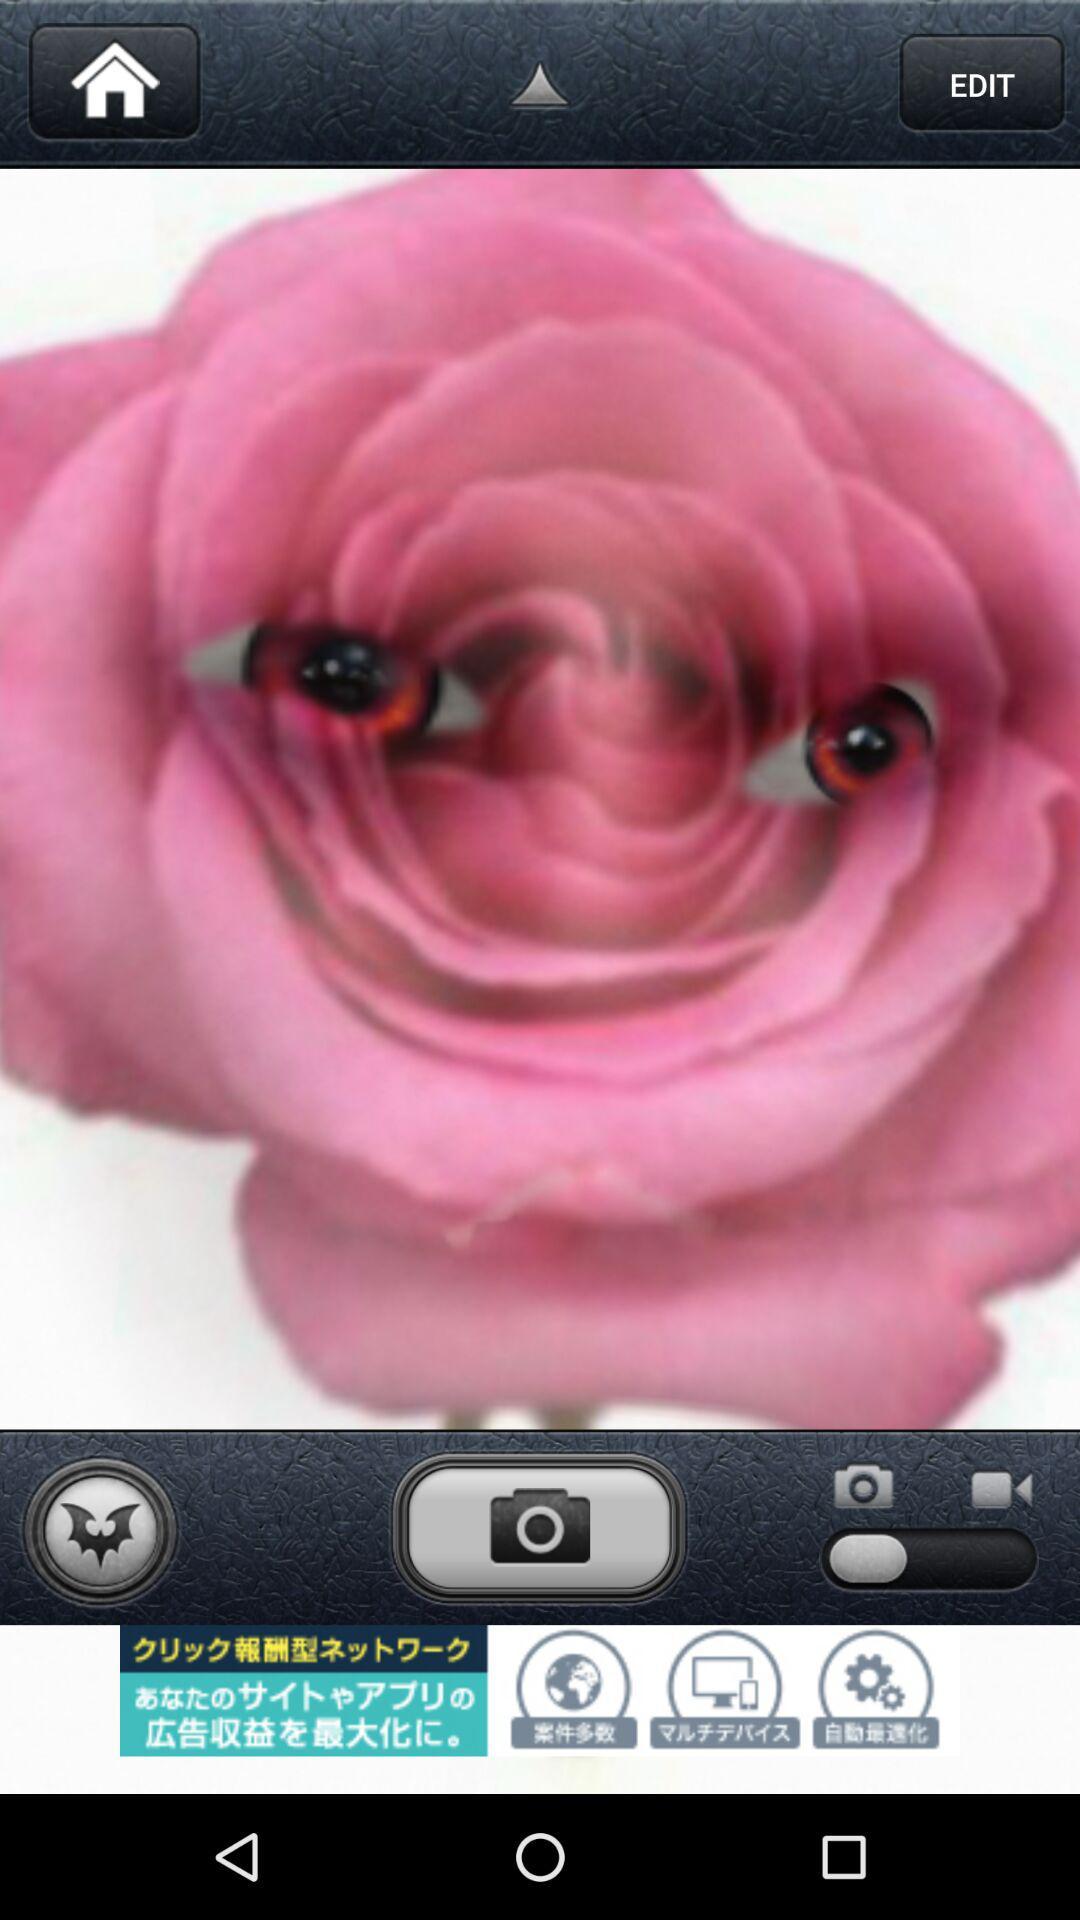 The width and height of the screenshot is (1080, 1920). Describe the element at coordinates (540, 1689) in the screenshot. I see `advertisement` at that location.